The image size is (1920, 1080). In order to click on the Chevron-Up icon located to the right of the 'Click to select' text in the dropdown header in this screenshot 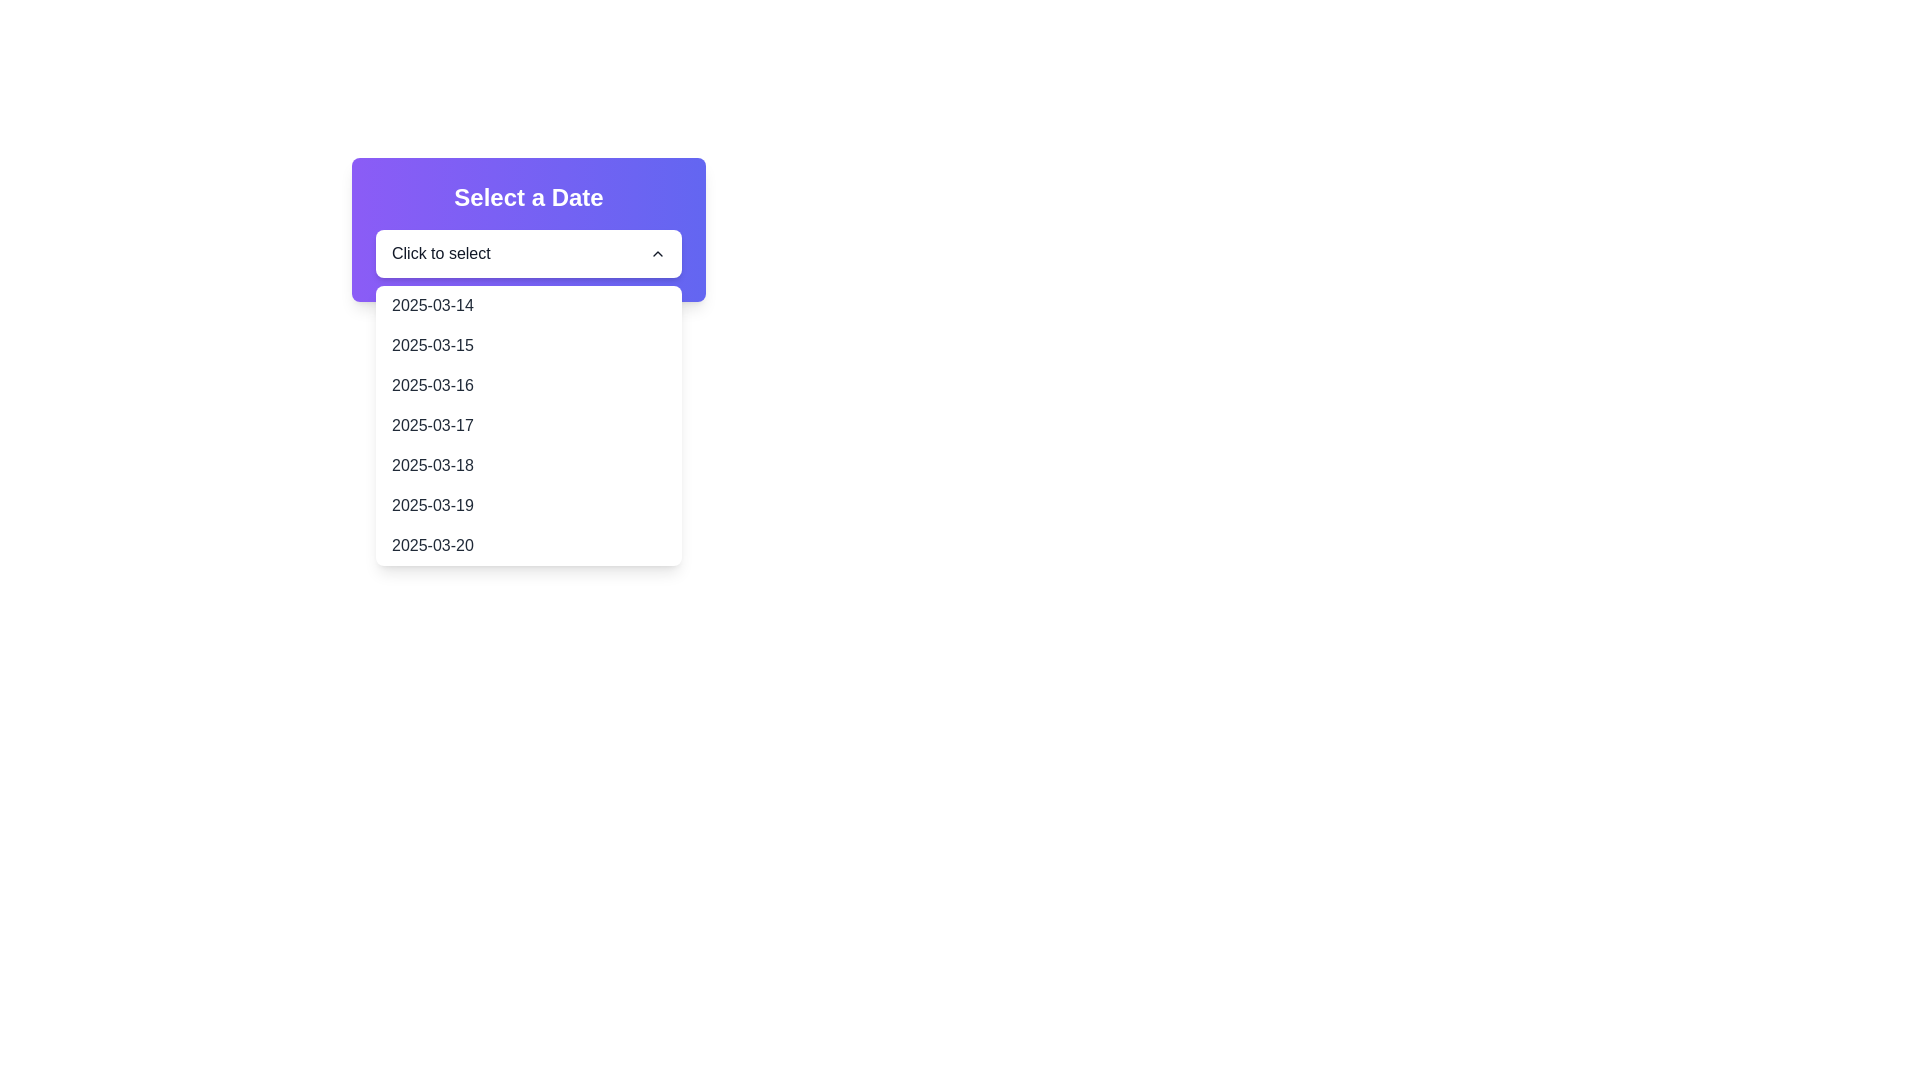, I will do `click(657, 253)`.